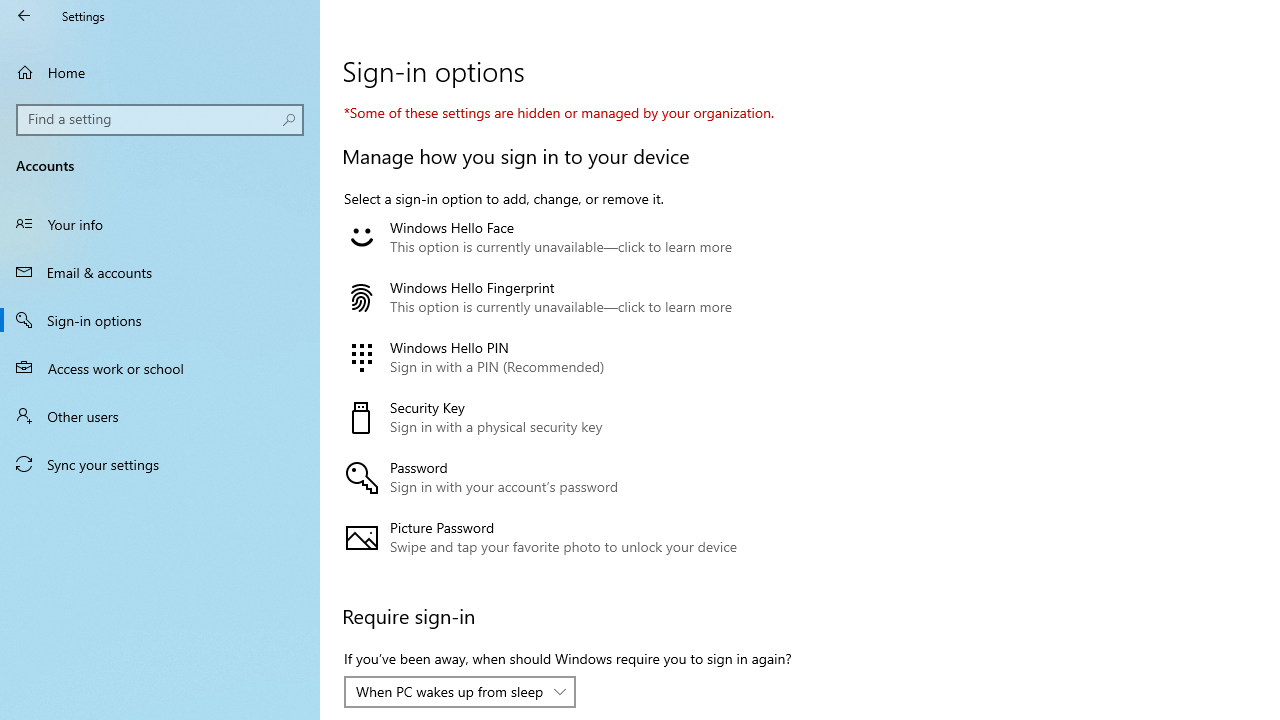  I want to click on 'Sync your settings', so click(160, 464).